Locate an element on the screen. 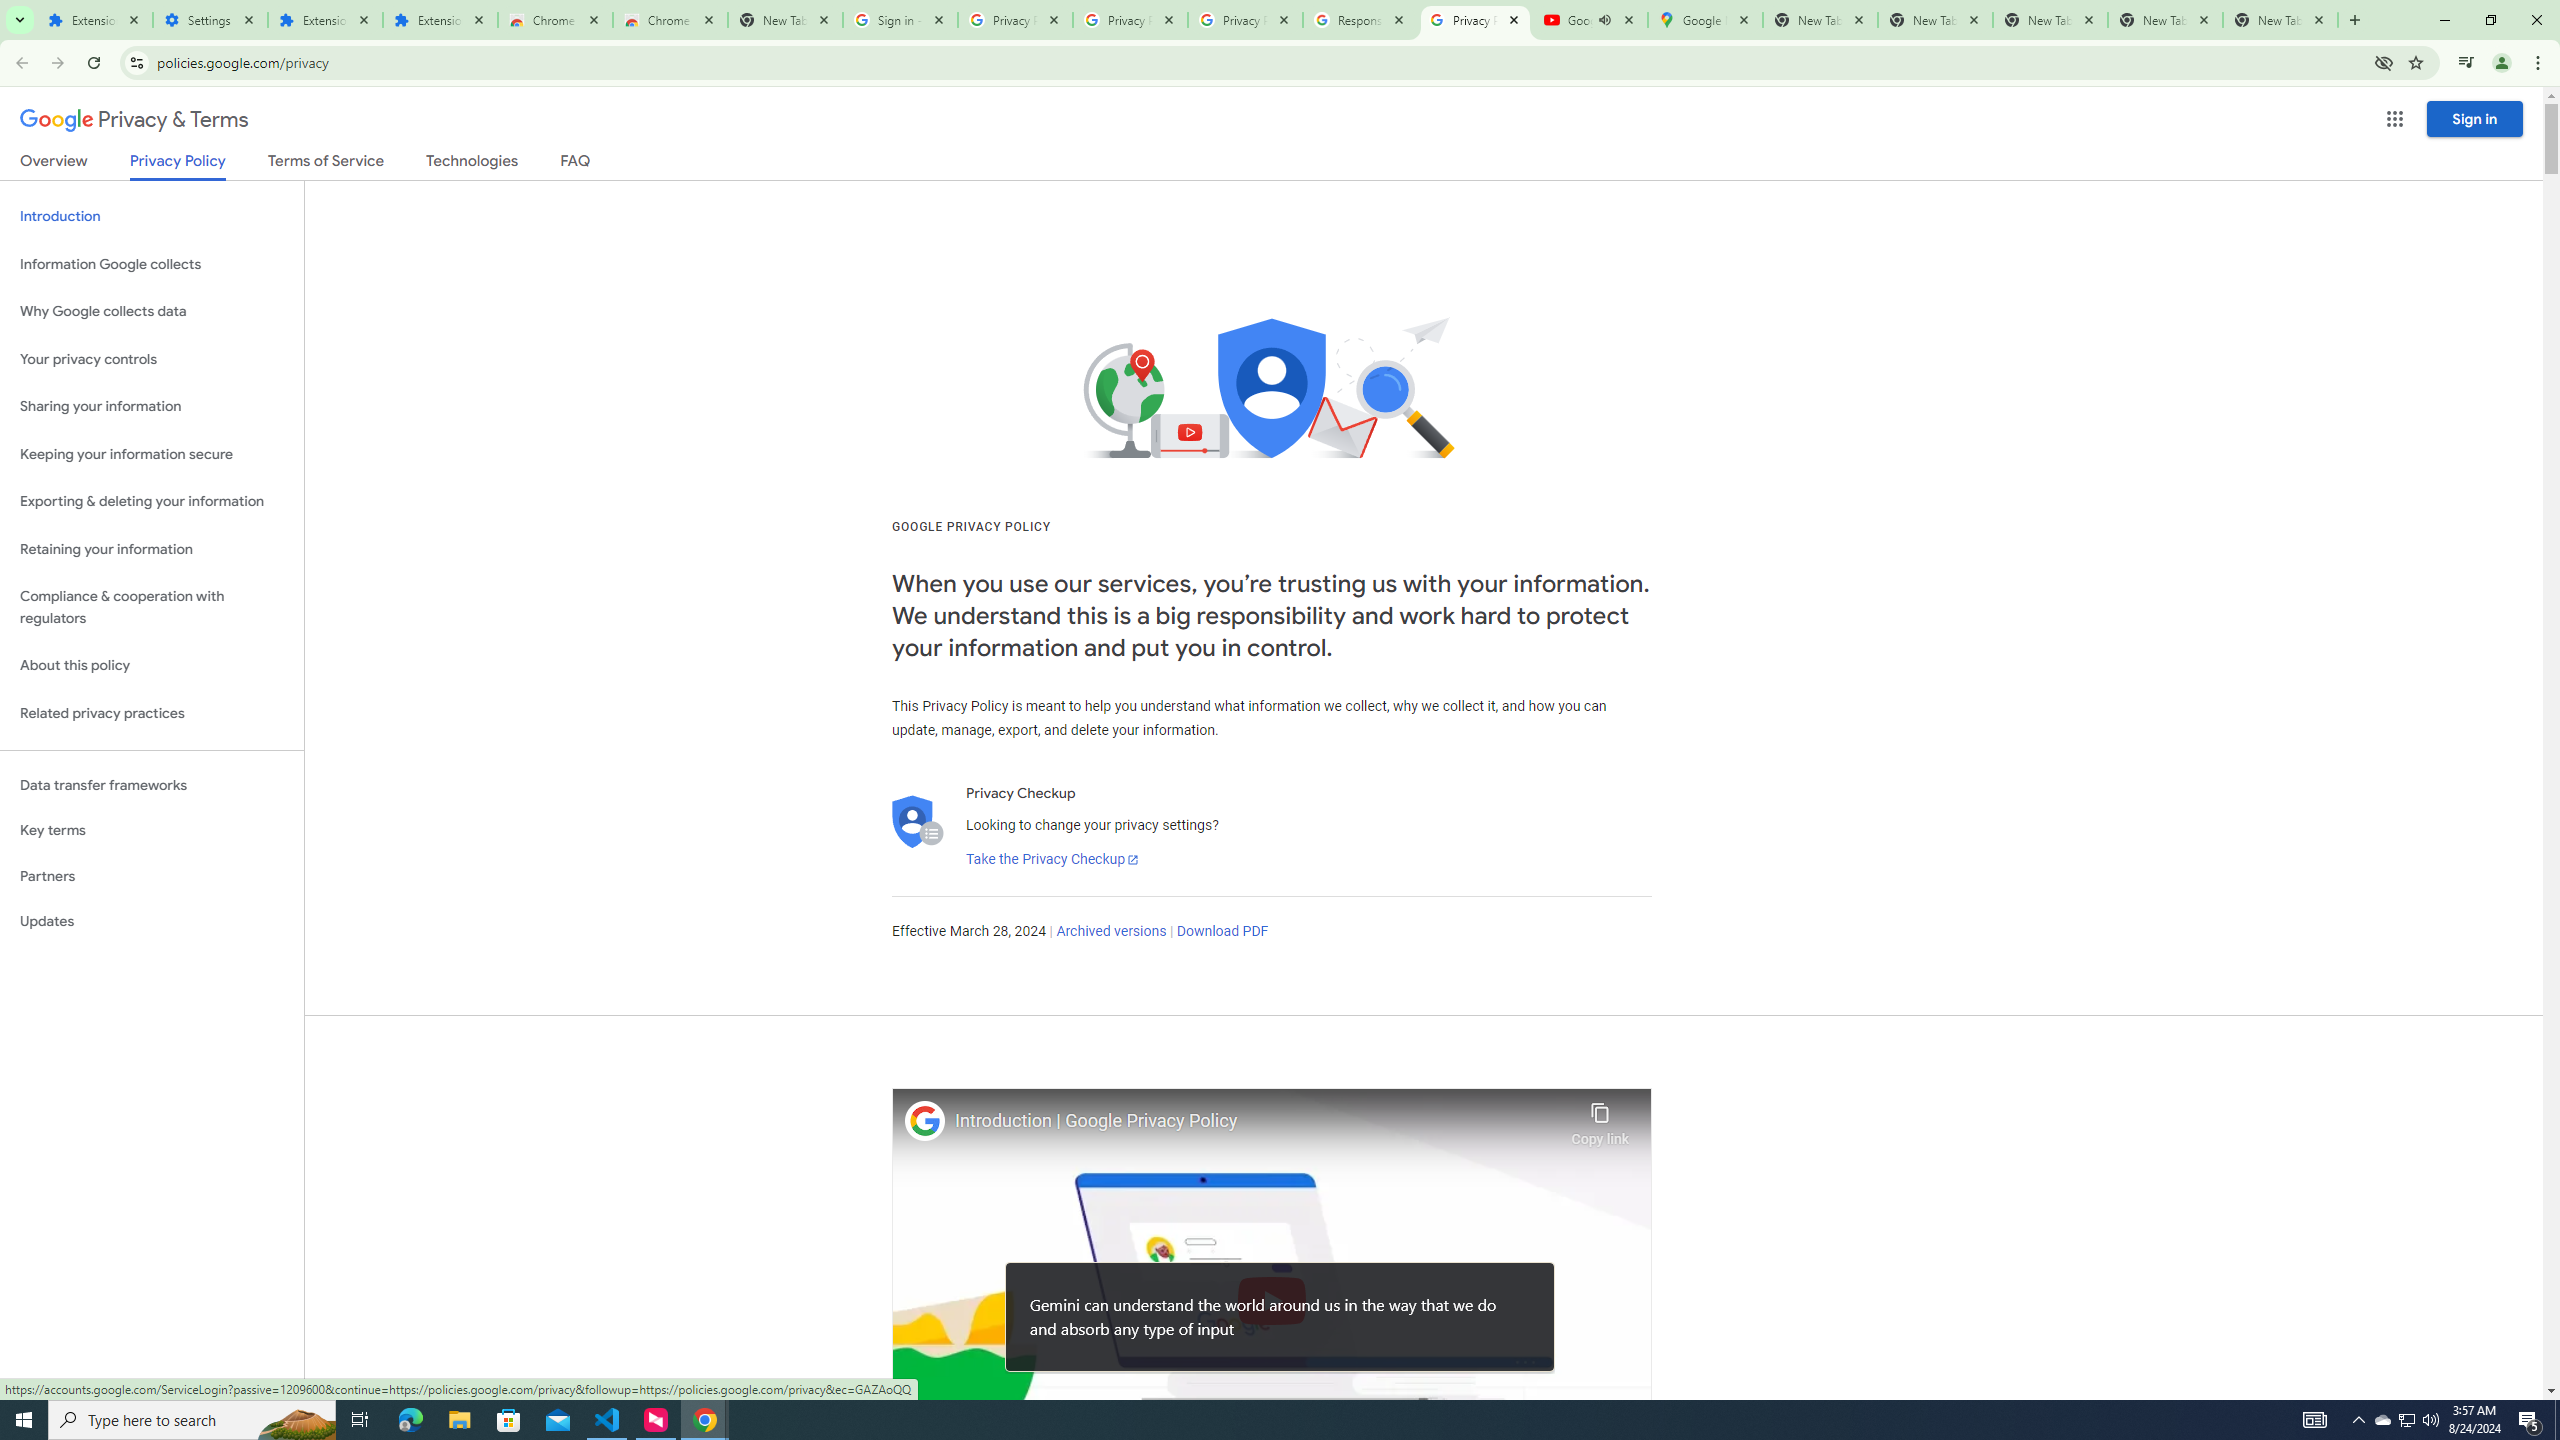 The width and height of the screenshot is (2560, 1440). 'Technologies' is located at coordinates (472, 164).